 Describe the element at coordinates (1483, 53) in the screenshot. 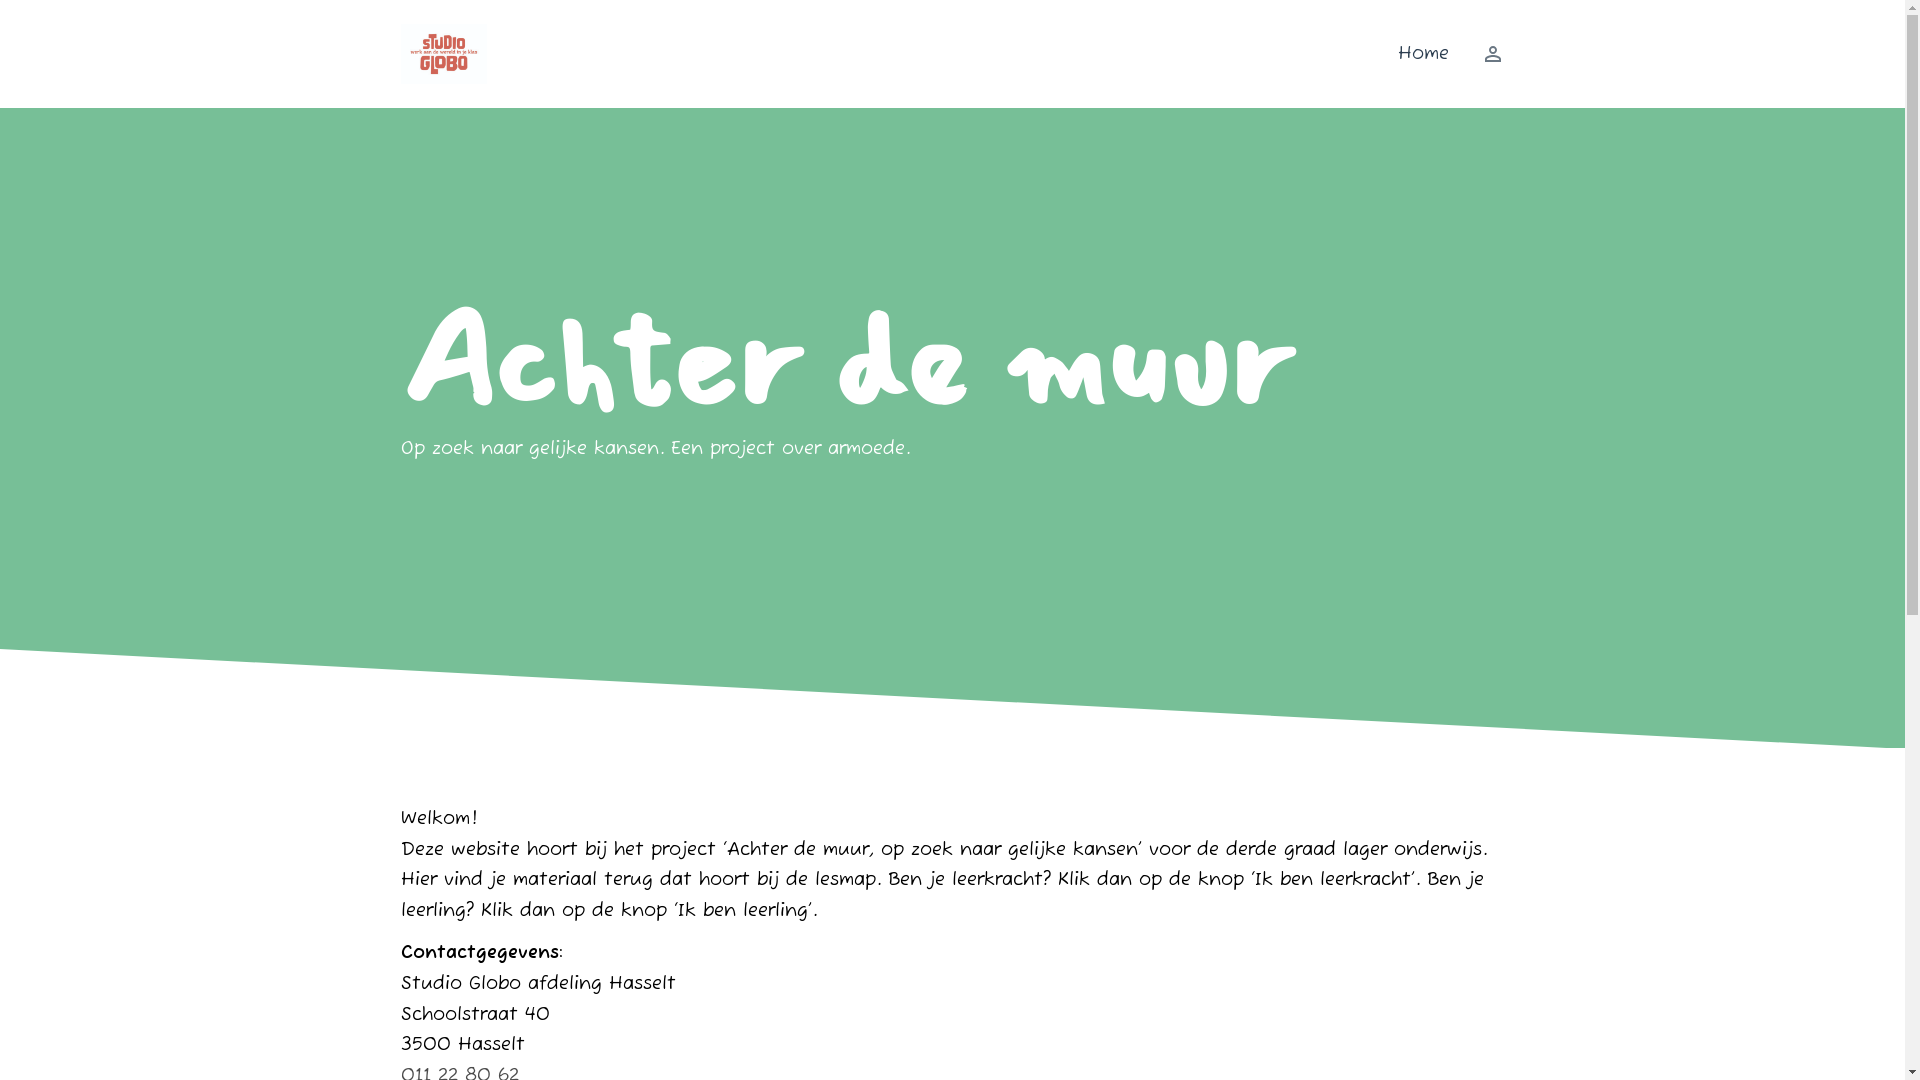

I see `'Inloggen'` at that location.